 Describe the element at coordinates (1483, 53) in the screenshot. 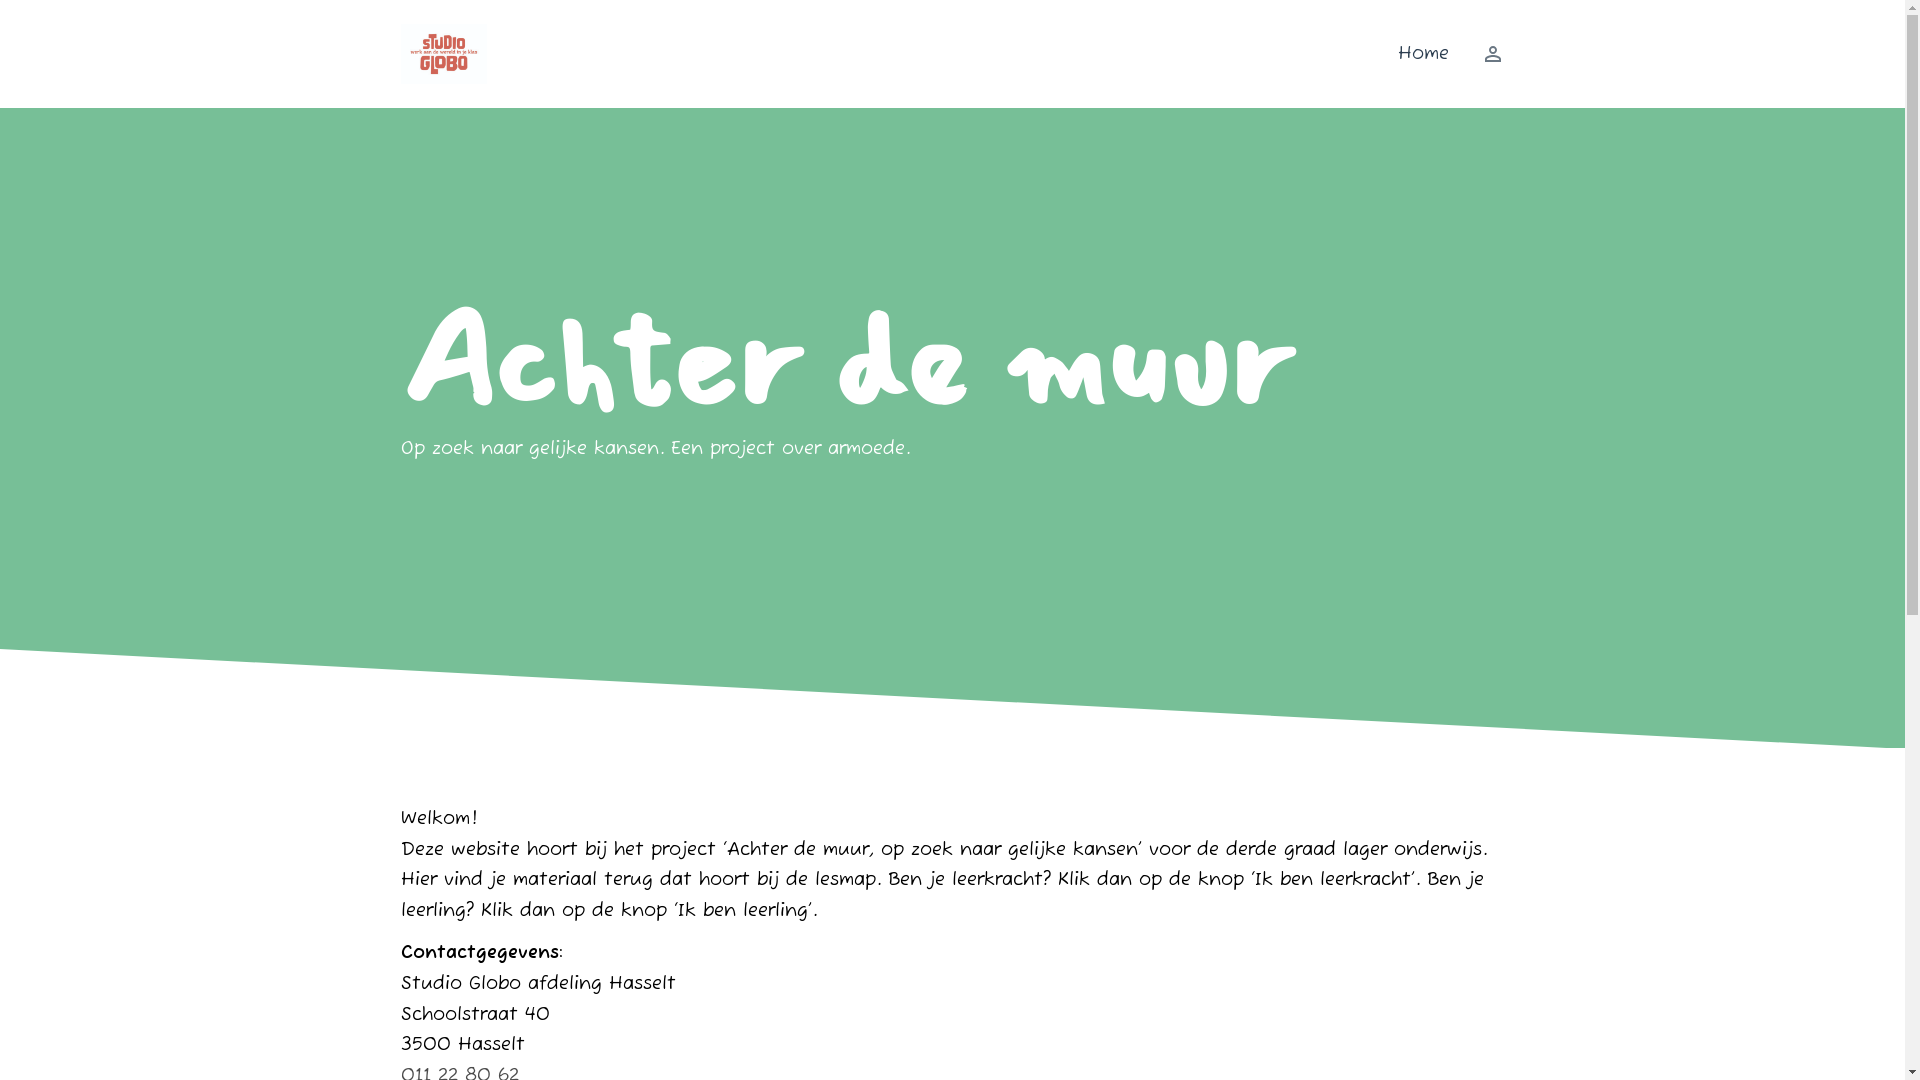

I see `'Inloggen'` at that location.